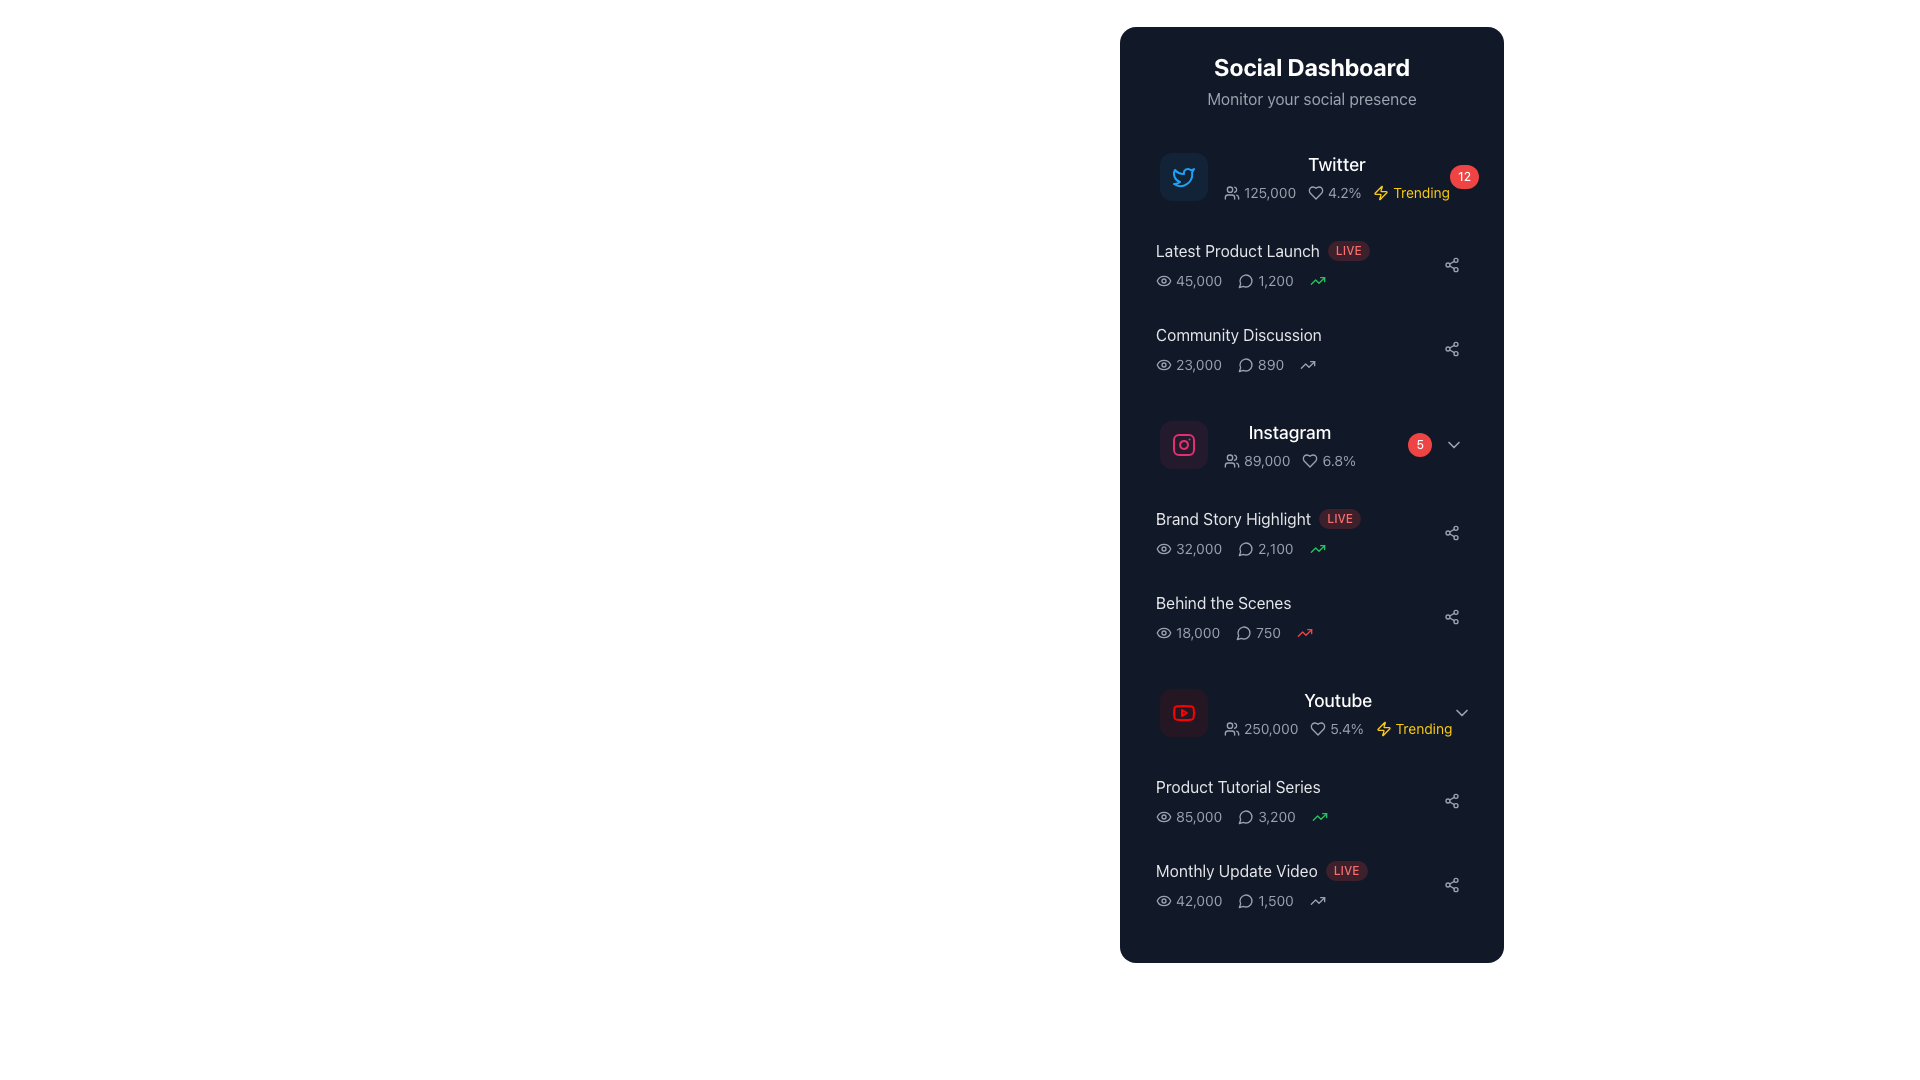 This screenshot has height=1080, width=1920. What do you see at coordinates (1306, 712) in the screenshot?
I see `the composite dashboard entry displaying YouTube social media metrics, which includes user count and activity percentage, located in the sixth position of the 'Social Dashboard' panel` at bounding box center [1306, 712].